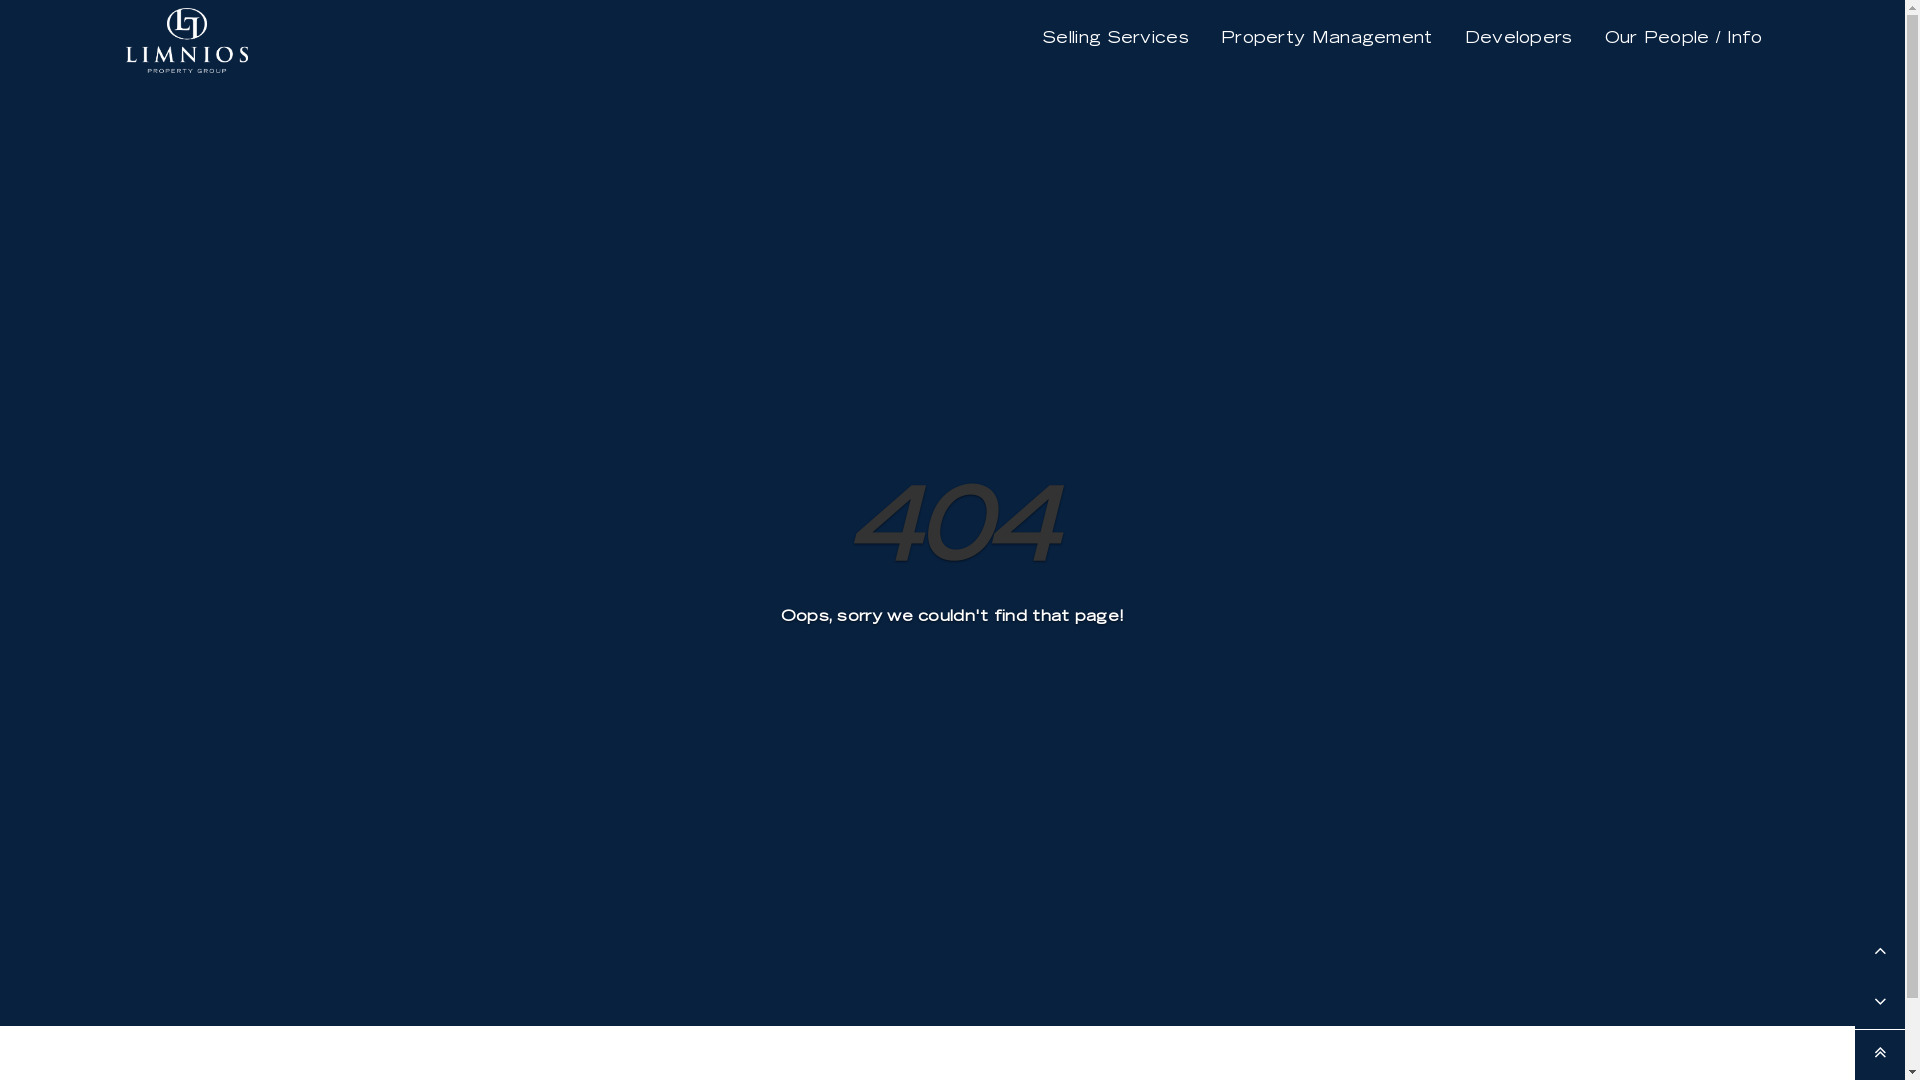 The height and width of the screenshot is (1080, 1920). What do you see at coordinates (1326, 38) in the screenshot?
I see `'Property Management'` at bounding box center [1326, 38].